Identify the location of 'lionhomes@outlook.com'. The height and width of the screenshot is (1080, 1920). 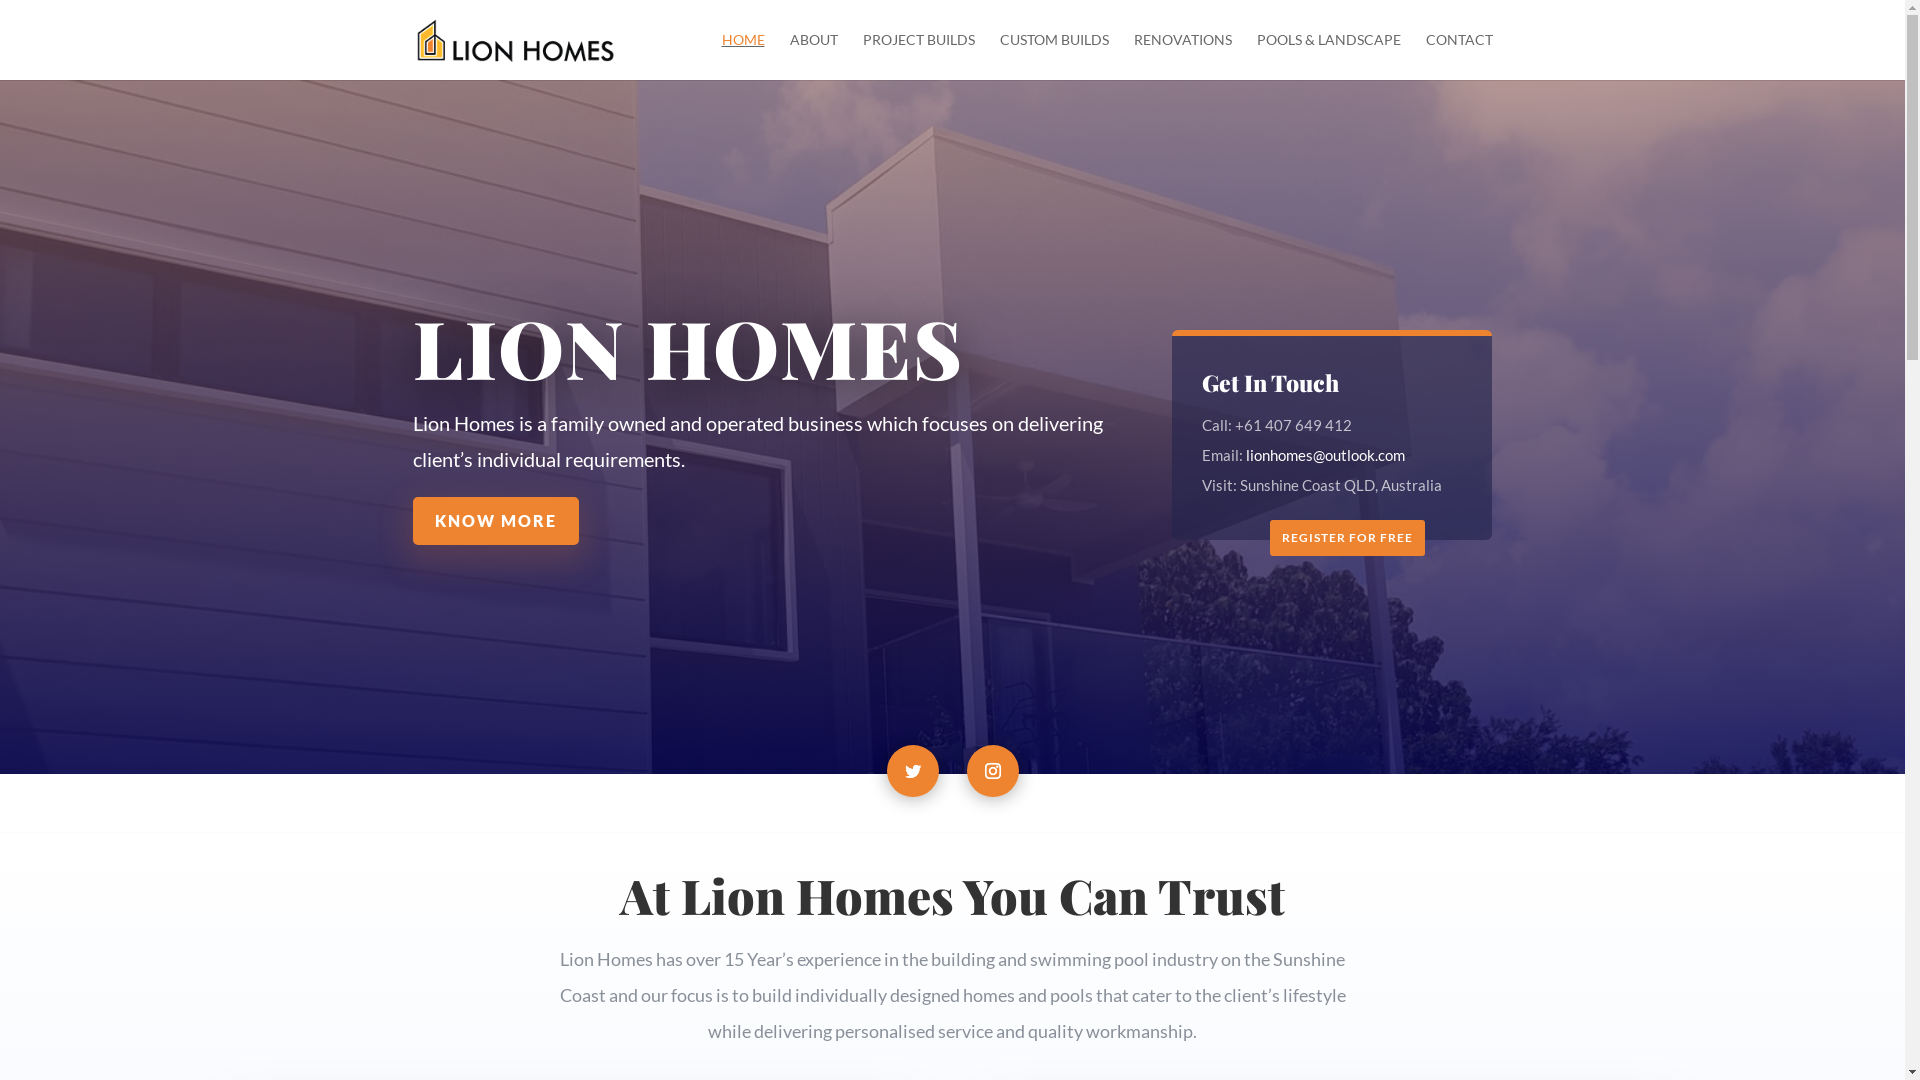
(1325, 455).